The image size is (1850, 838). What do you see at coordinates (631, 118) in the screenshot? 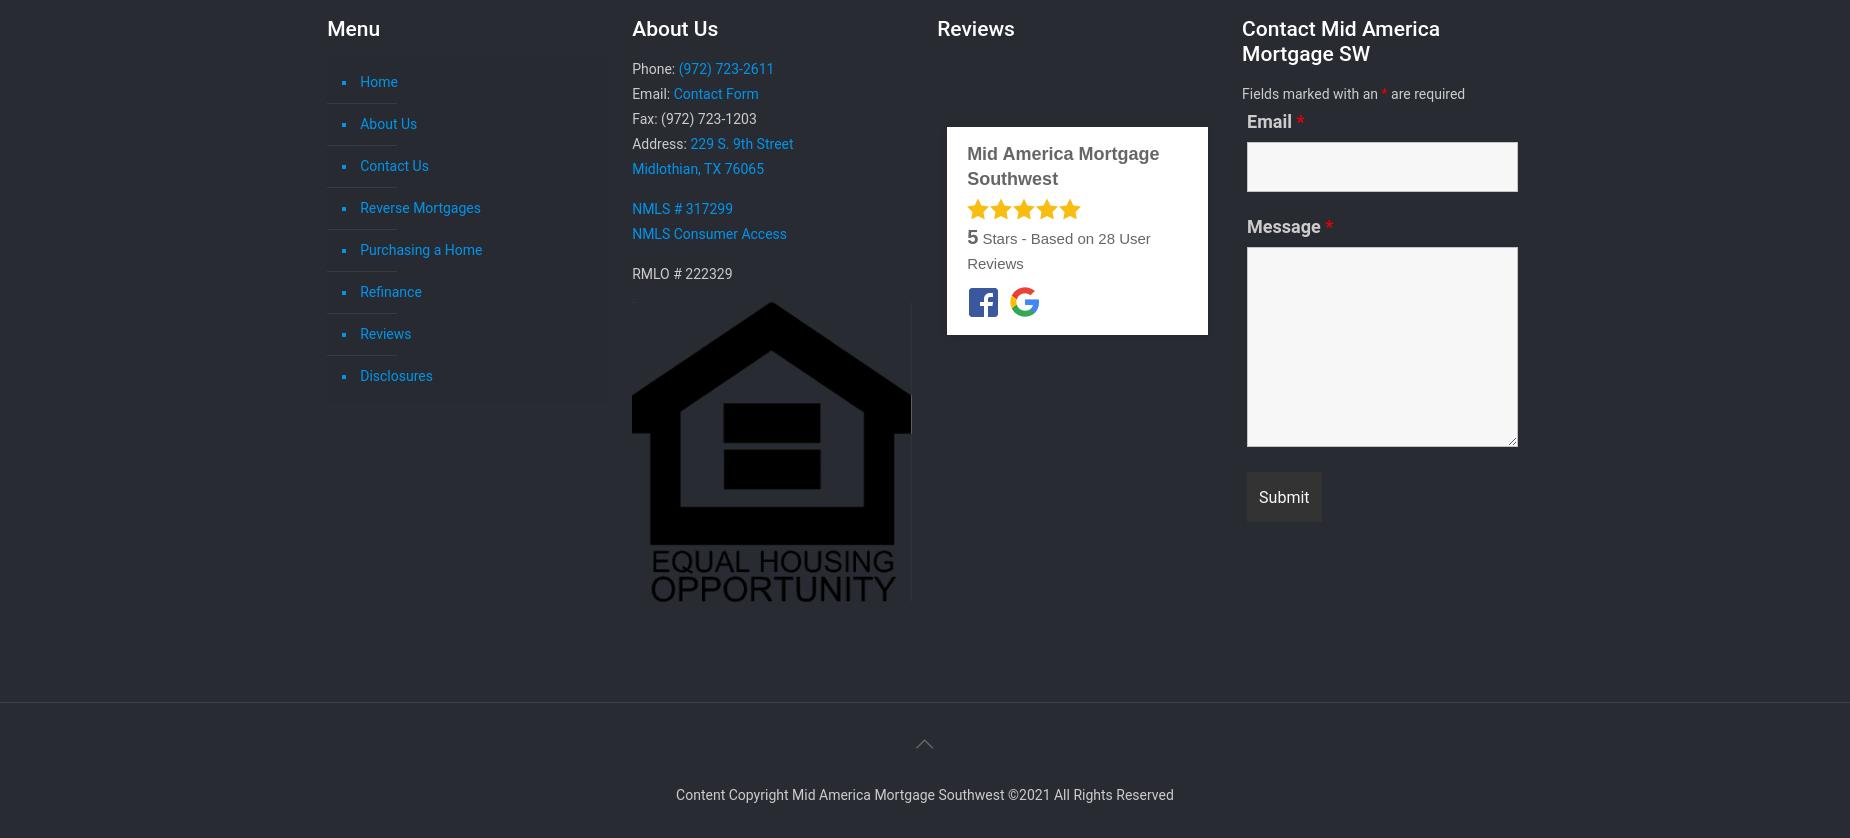
I see `'Fax: (972) 723-1203'` at bounding box center [631, 118].